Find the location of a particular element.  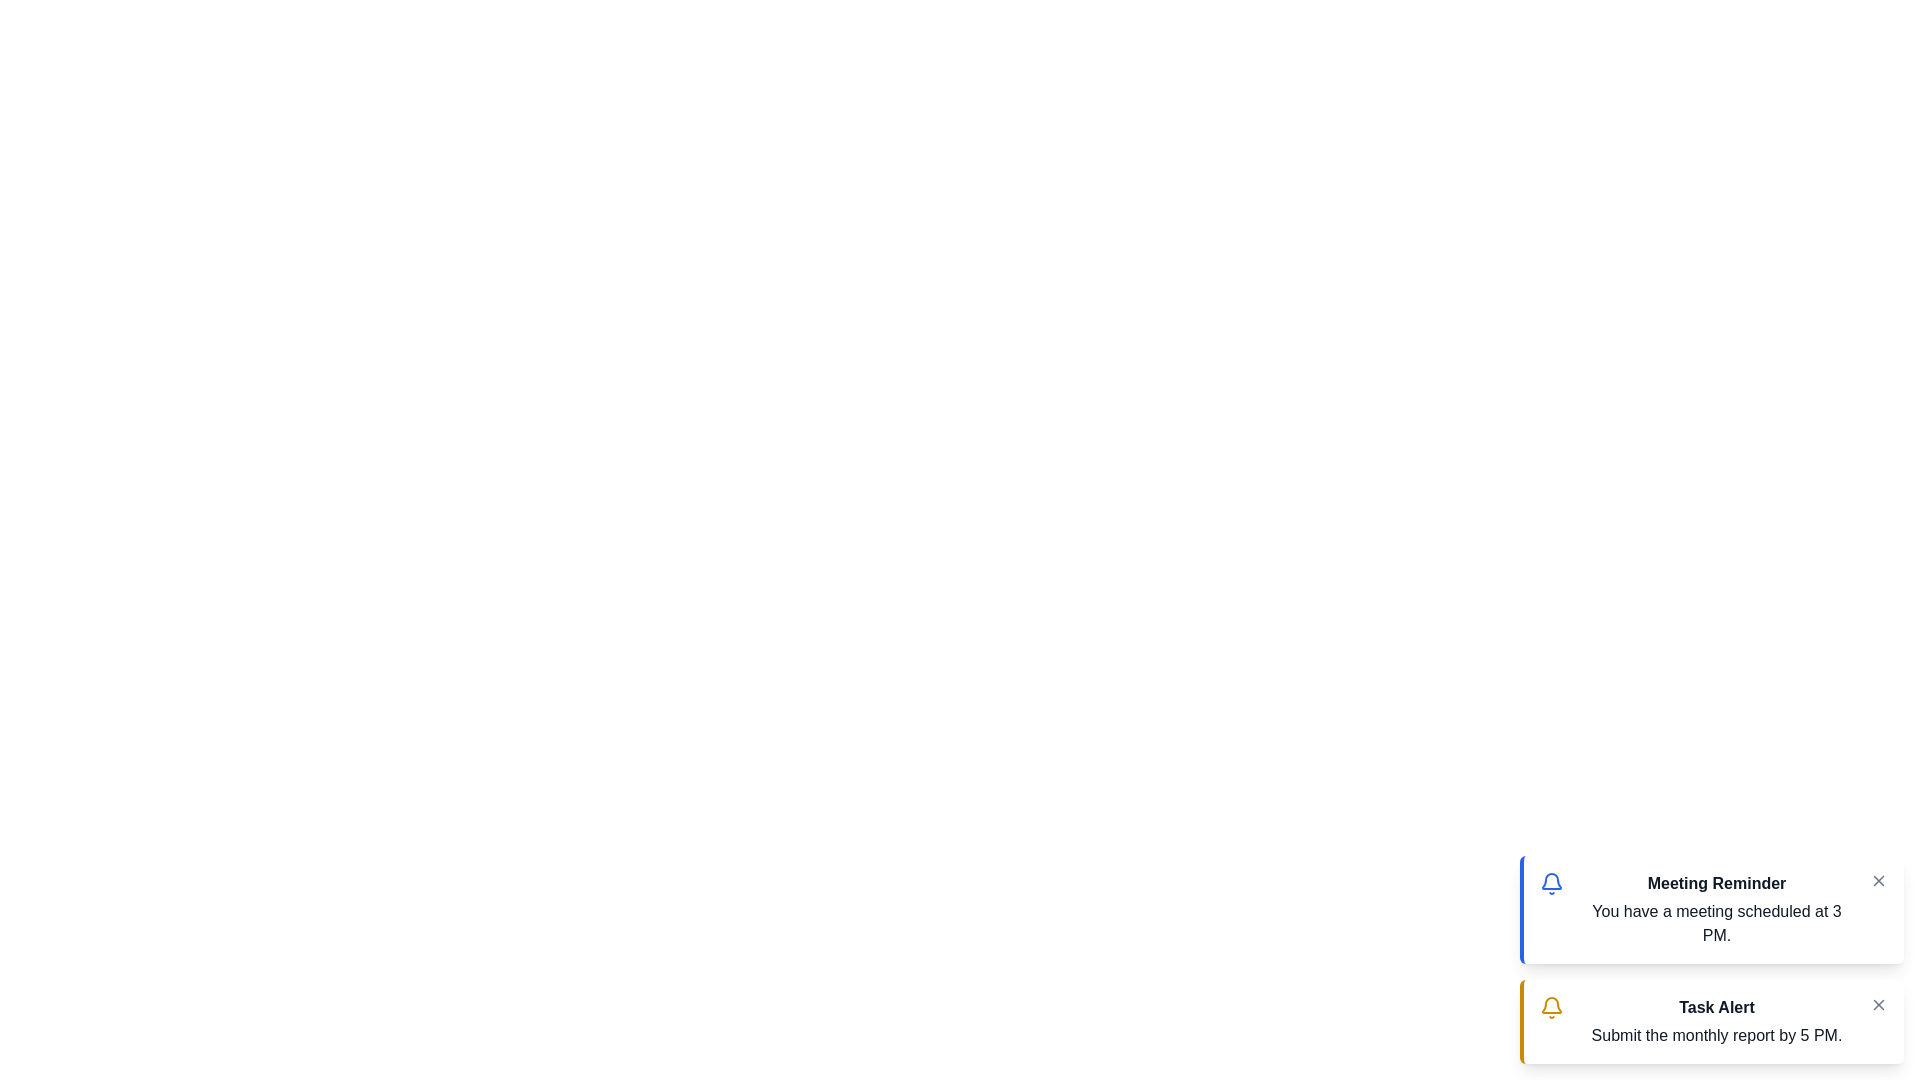

the notification title of the 'Meeting Reminder' notification is located at coordinates (1716, 882).